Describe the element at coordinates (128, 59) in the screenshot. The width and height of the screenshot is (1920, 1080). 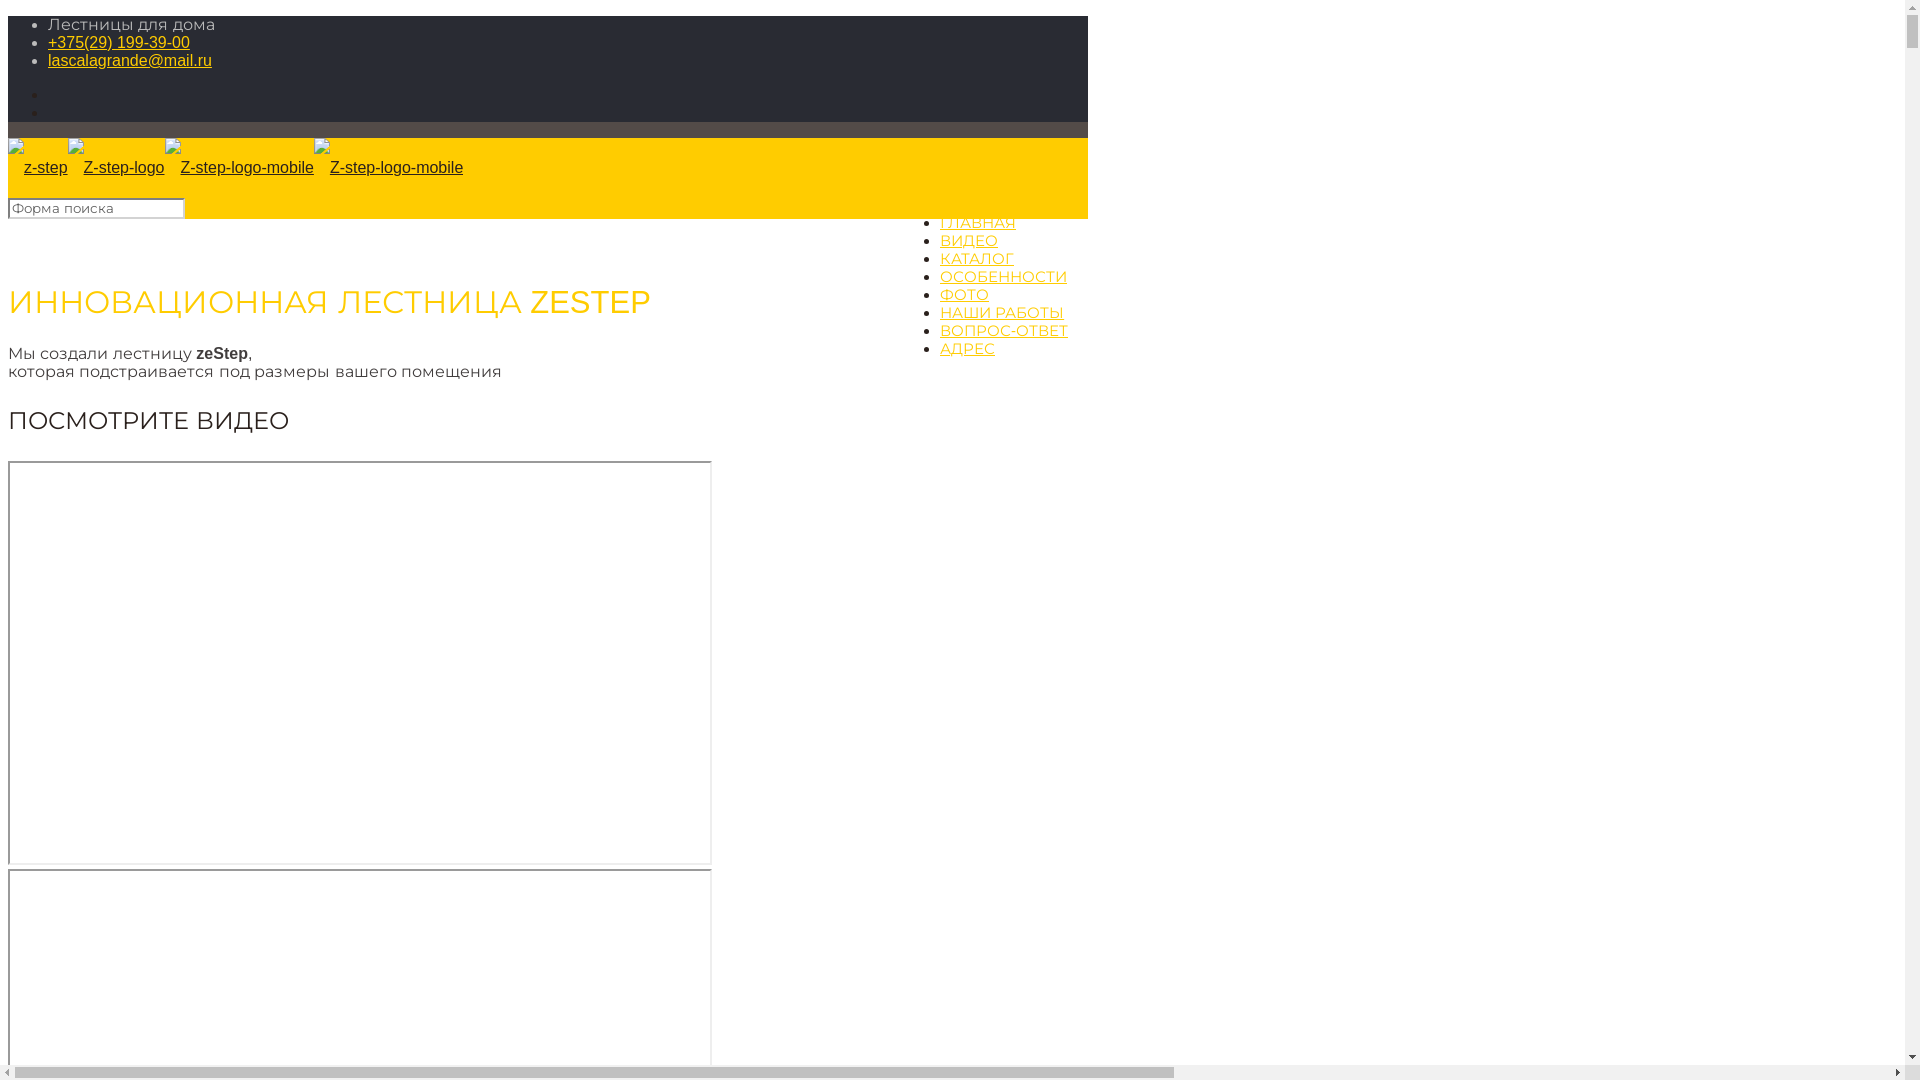
I see `'lascalagrande@mail.ru'` at that location.